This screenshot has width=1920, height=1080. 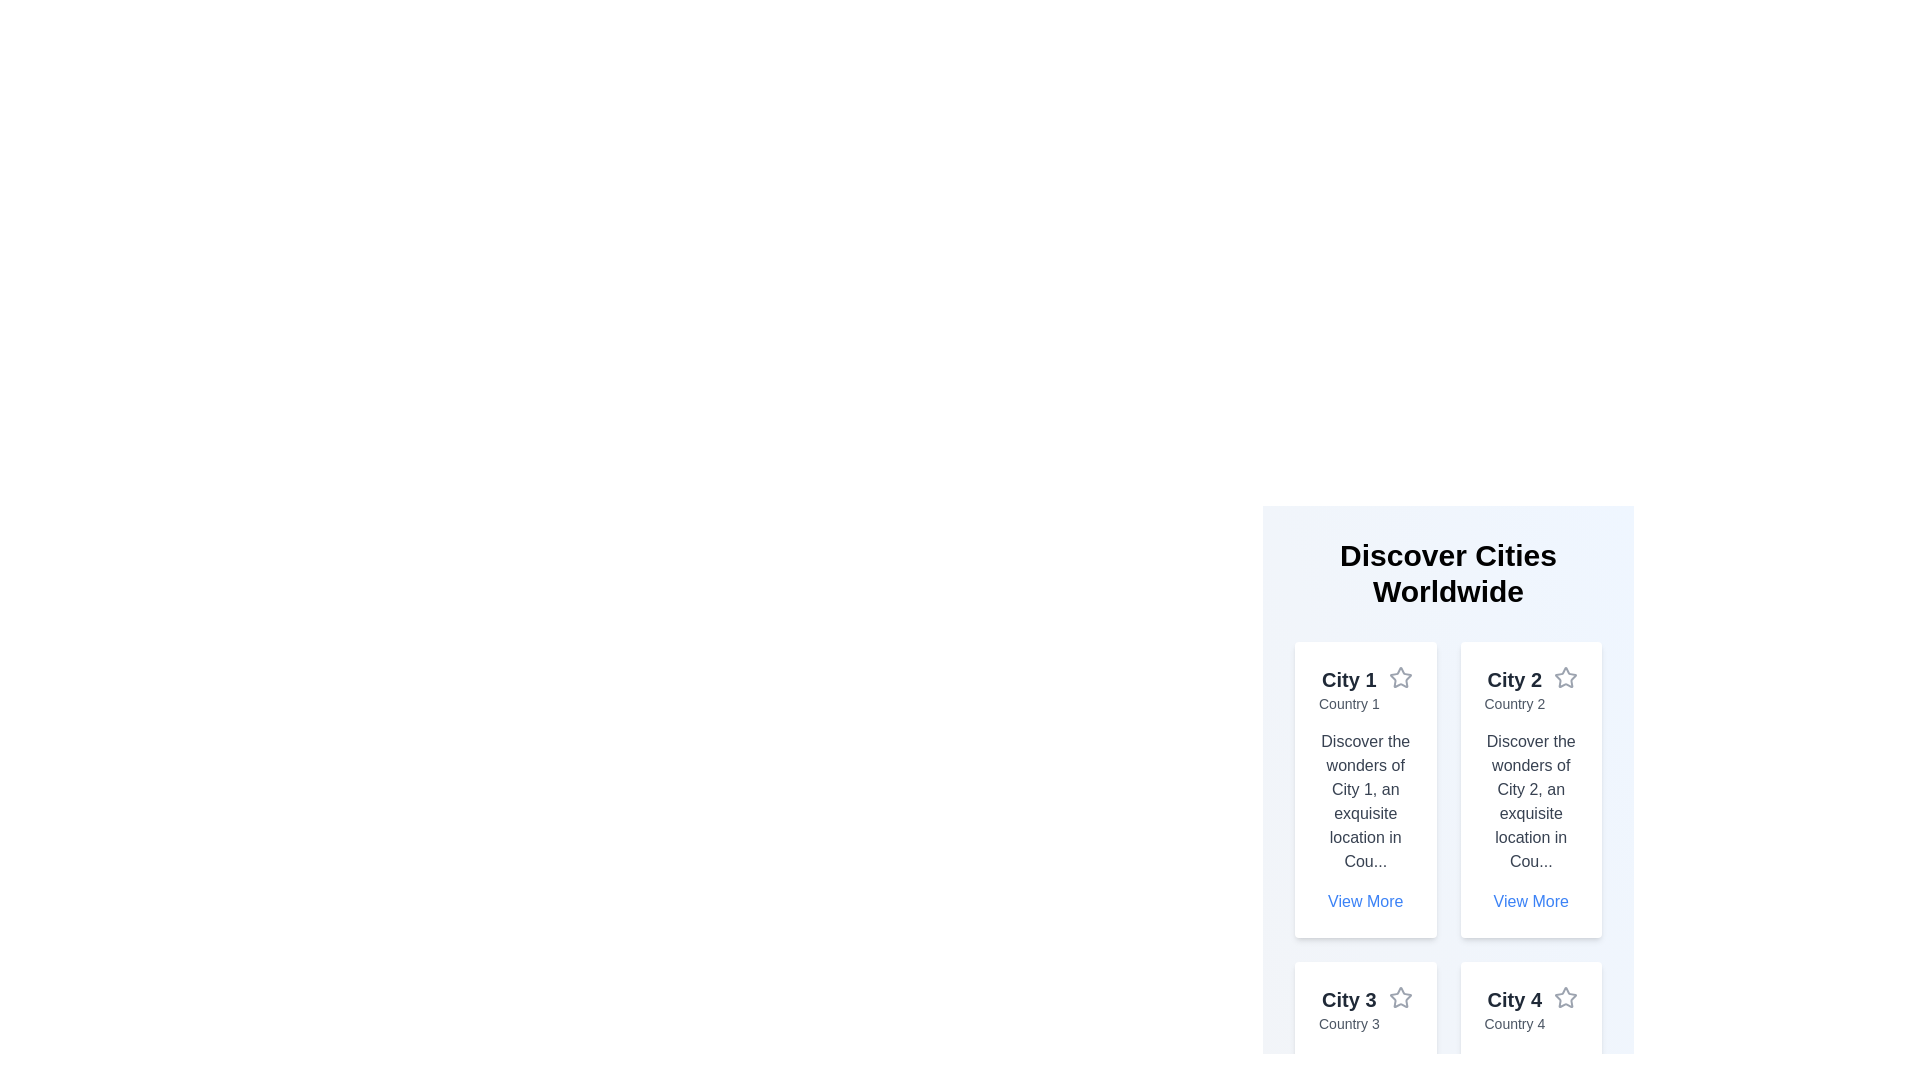 What do you see at coordinates (1448, 574) in the screenshot?
I see `the static text header that displays 'Discover Cities Worldwide', which is prominently positioned at the center of the interface` at bounding box center [1448, 574].